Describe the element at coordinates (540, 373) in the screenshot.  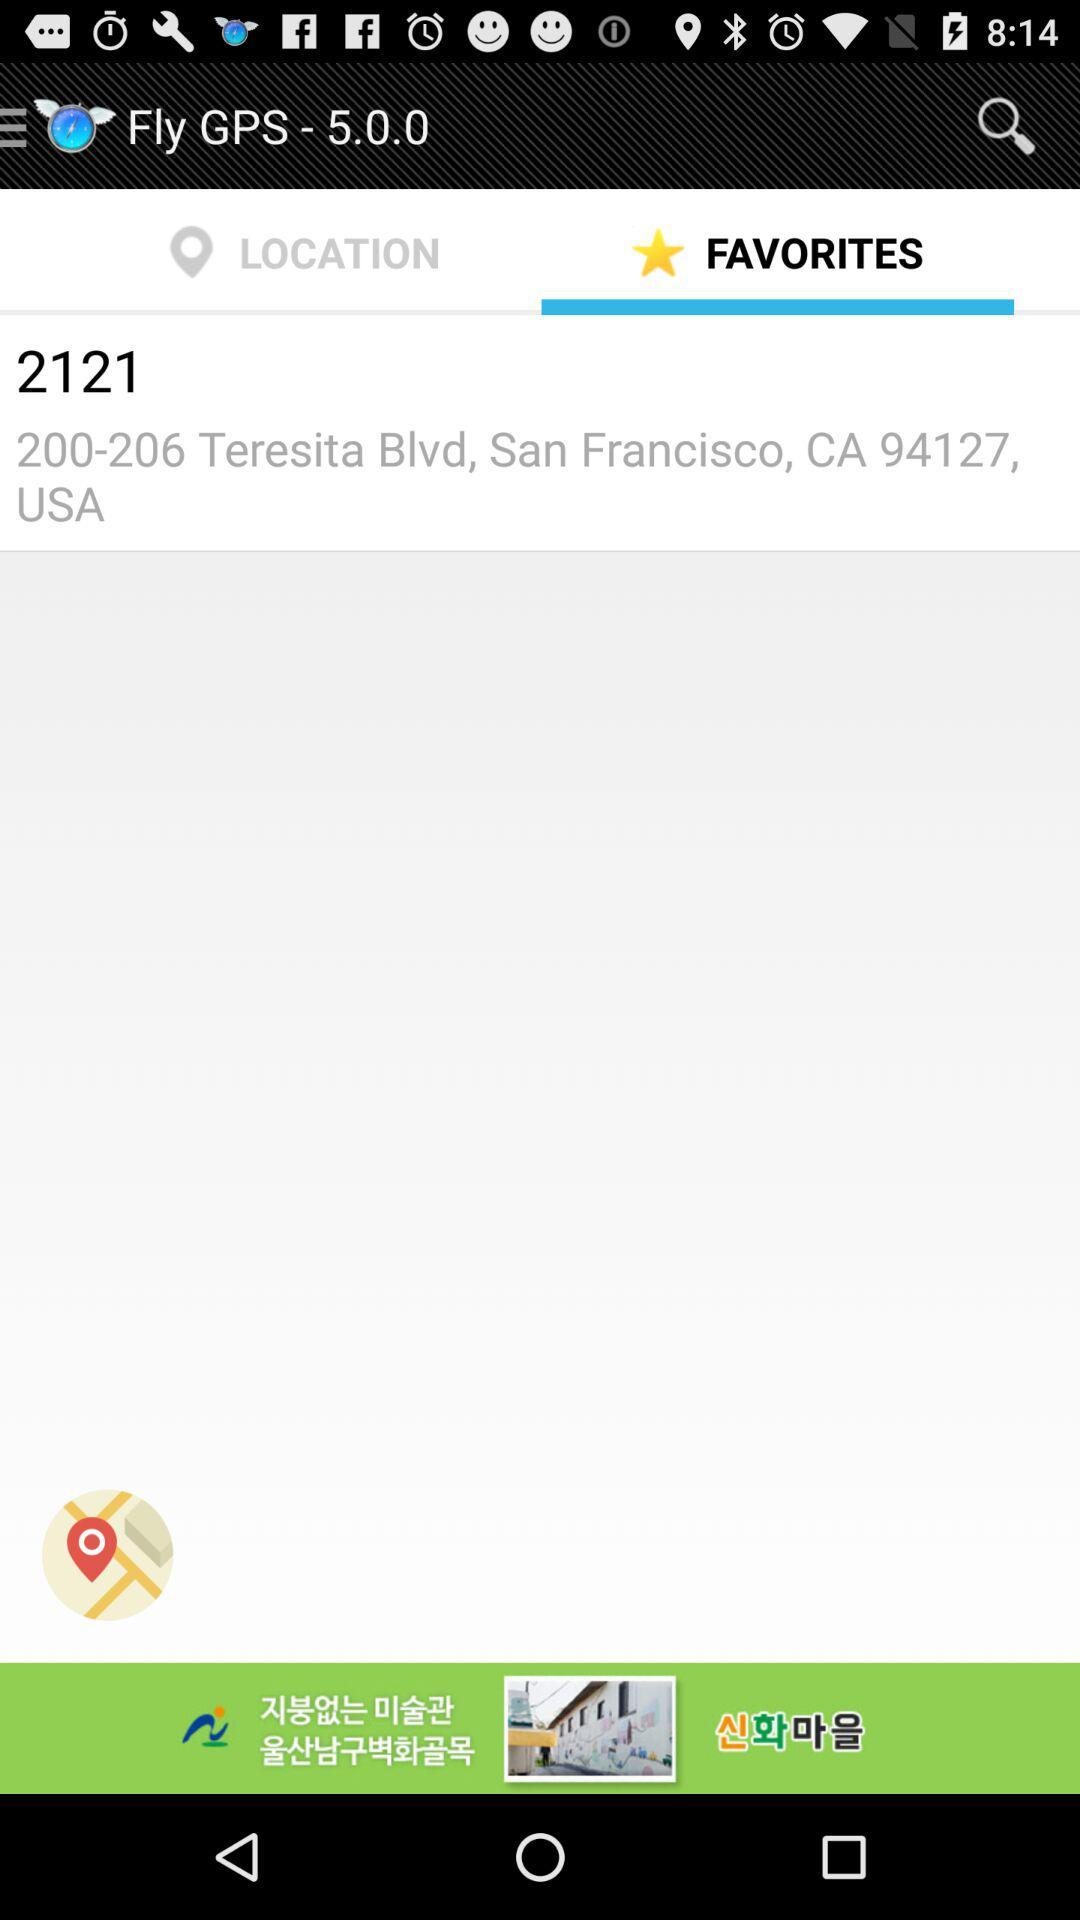
I see `the icon below location icon` at that location.